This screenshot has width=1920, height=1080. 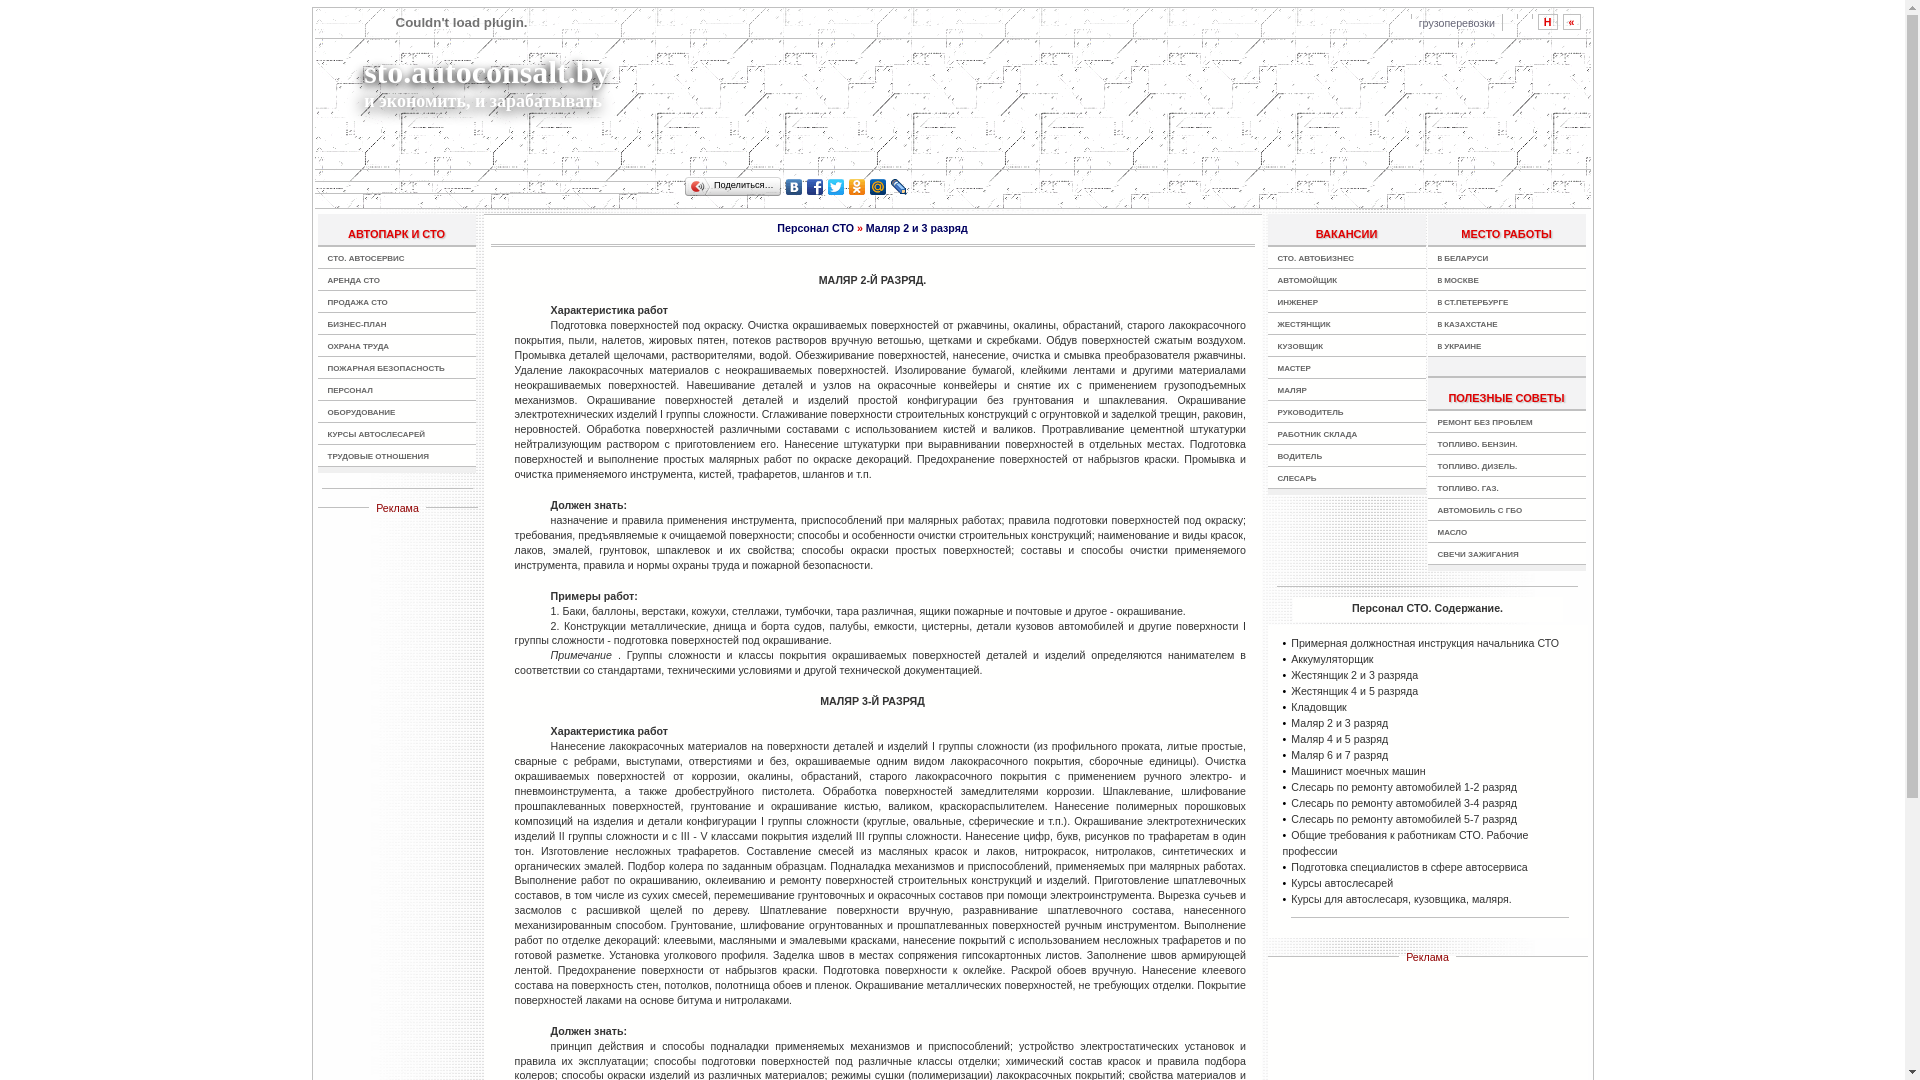 What do you see at coordinates (815, 186) in the screenshot?
I see `'Facebook'` at bounding box center [815, 186].